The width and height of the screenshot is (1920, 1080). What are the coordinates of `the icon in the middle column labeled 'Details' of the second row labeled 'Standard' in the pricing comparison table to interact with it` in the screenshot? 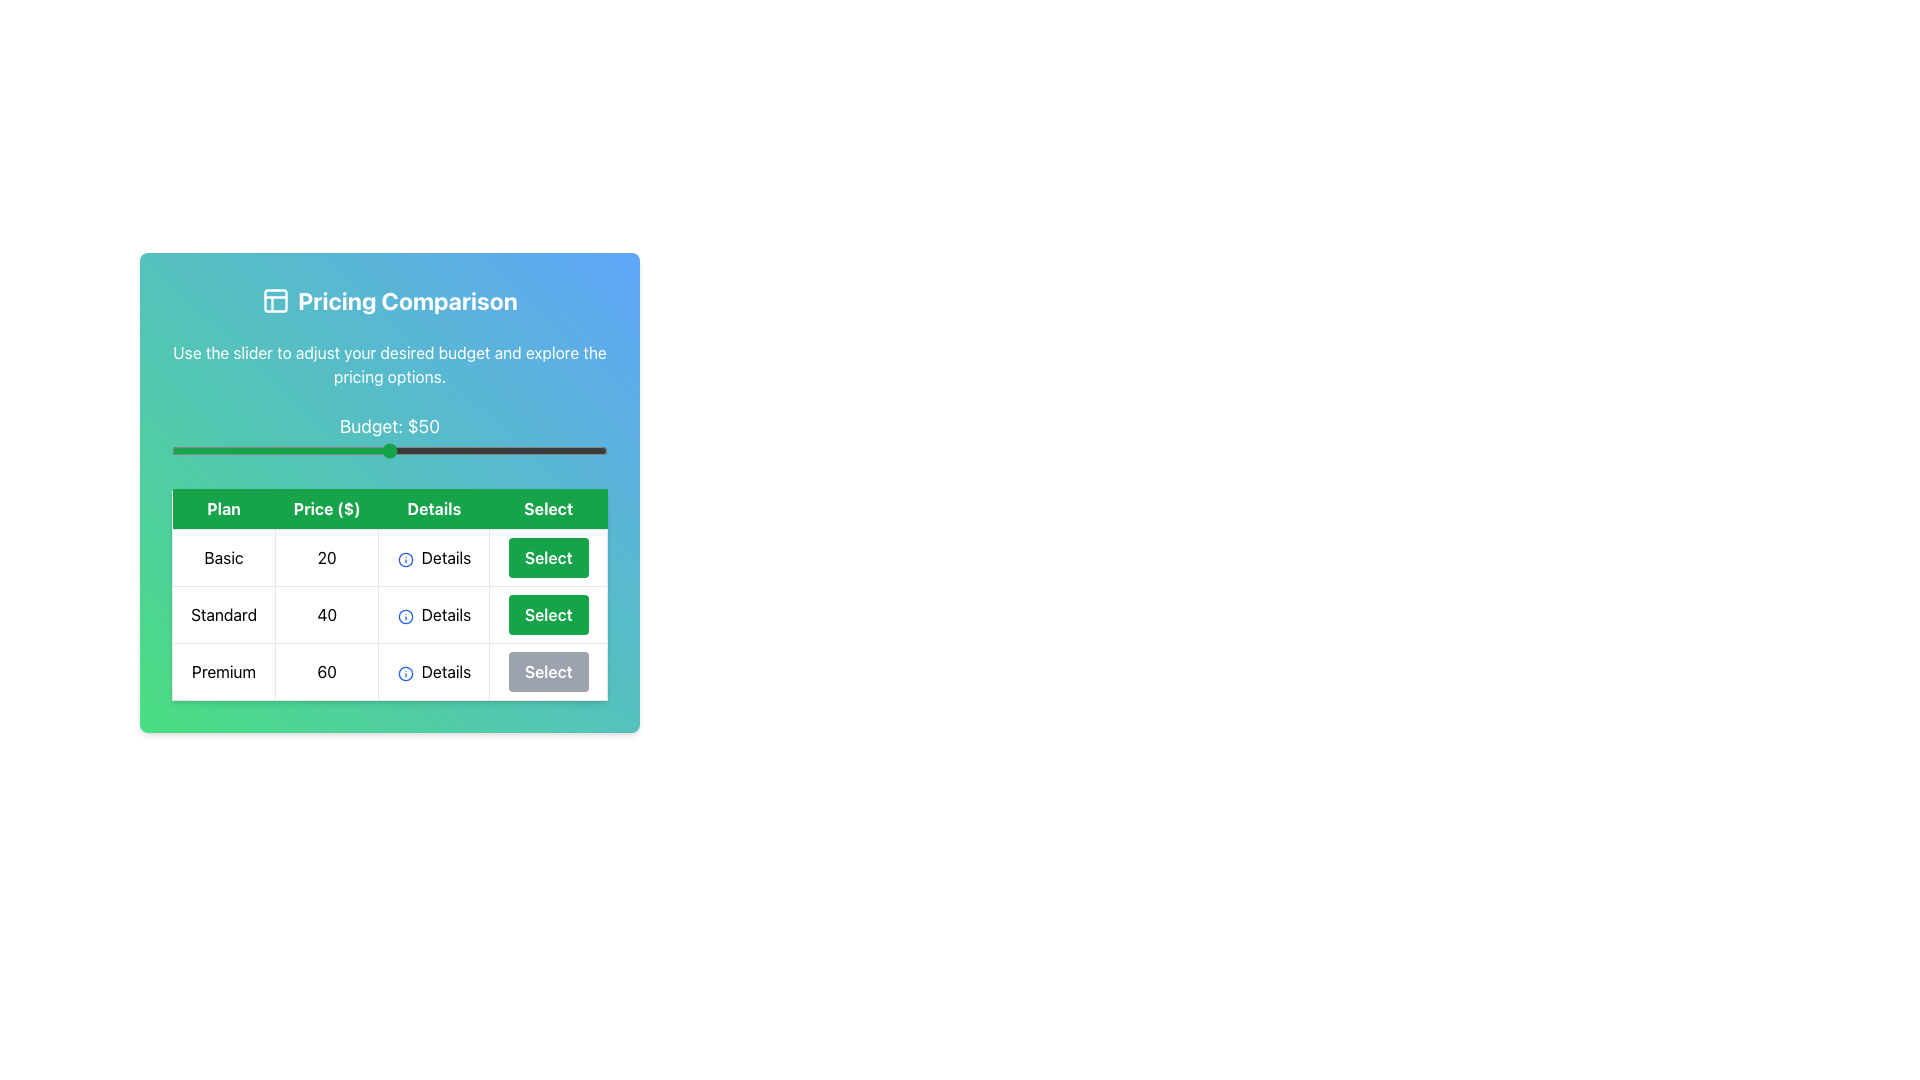 It's located at (404, 615).